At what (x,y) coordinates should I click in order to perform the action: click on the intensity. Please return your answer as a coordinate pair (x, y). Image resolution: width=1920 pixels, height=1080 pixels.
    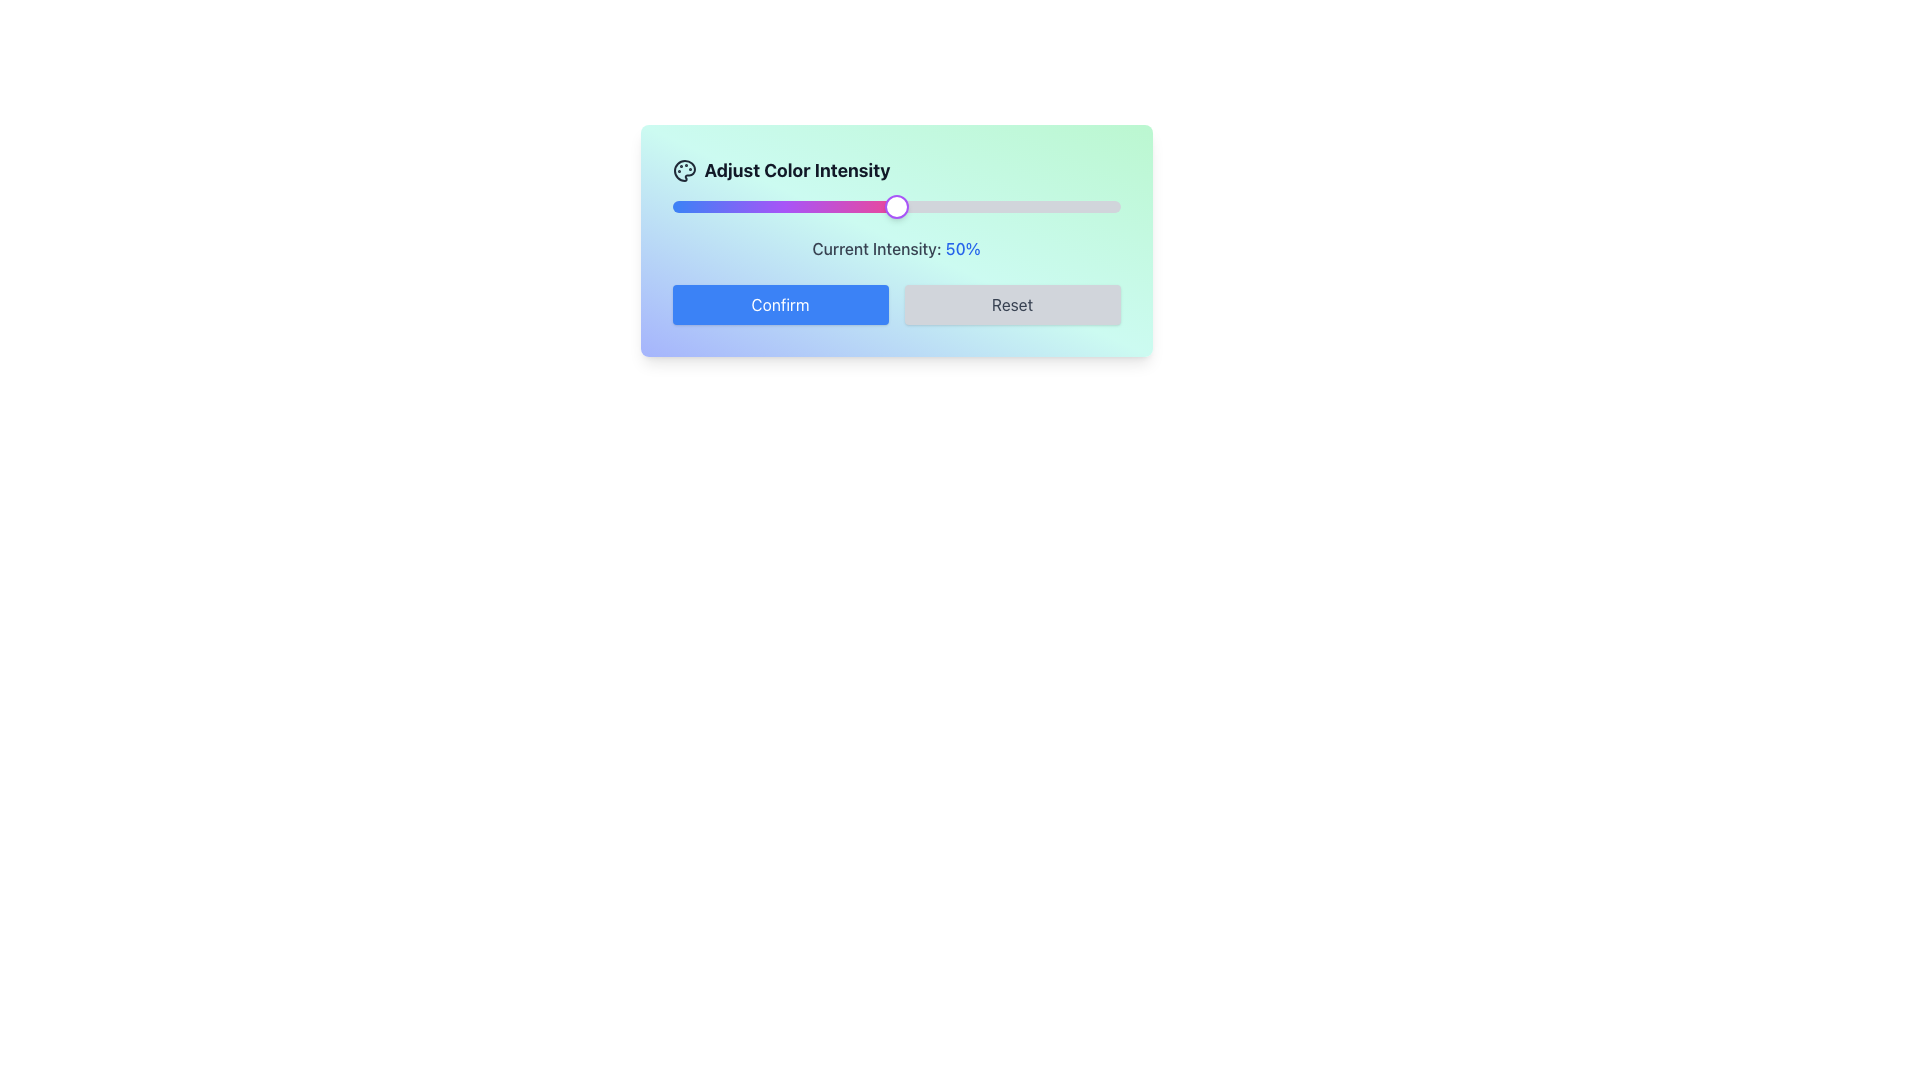
    Looking at the image, I should click on (905, 207).